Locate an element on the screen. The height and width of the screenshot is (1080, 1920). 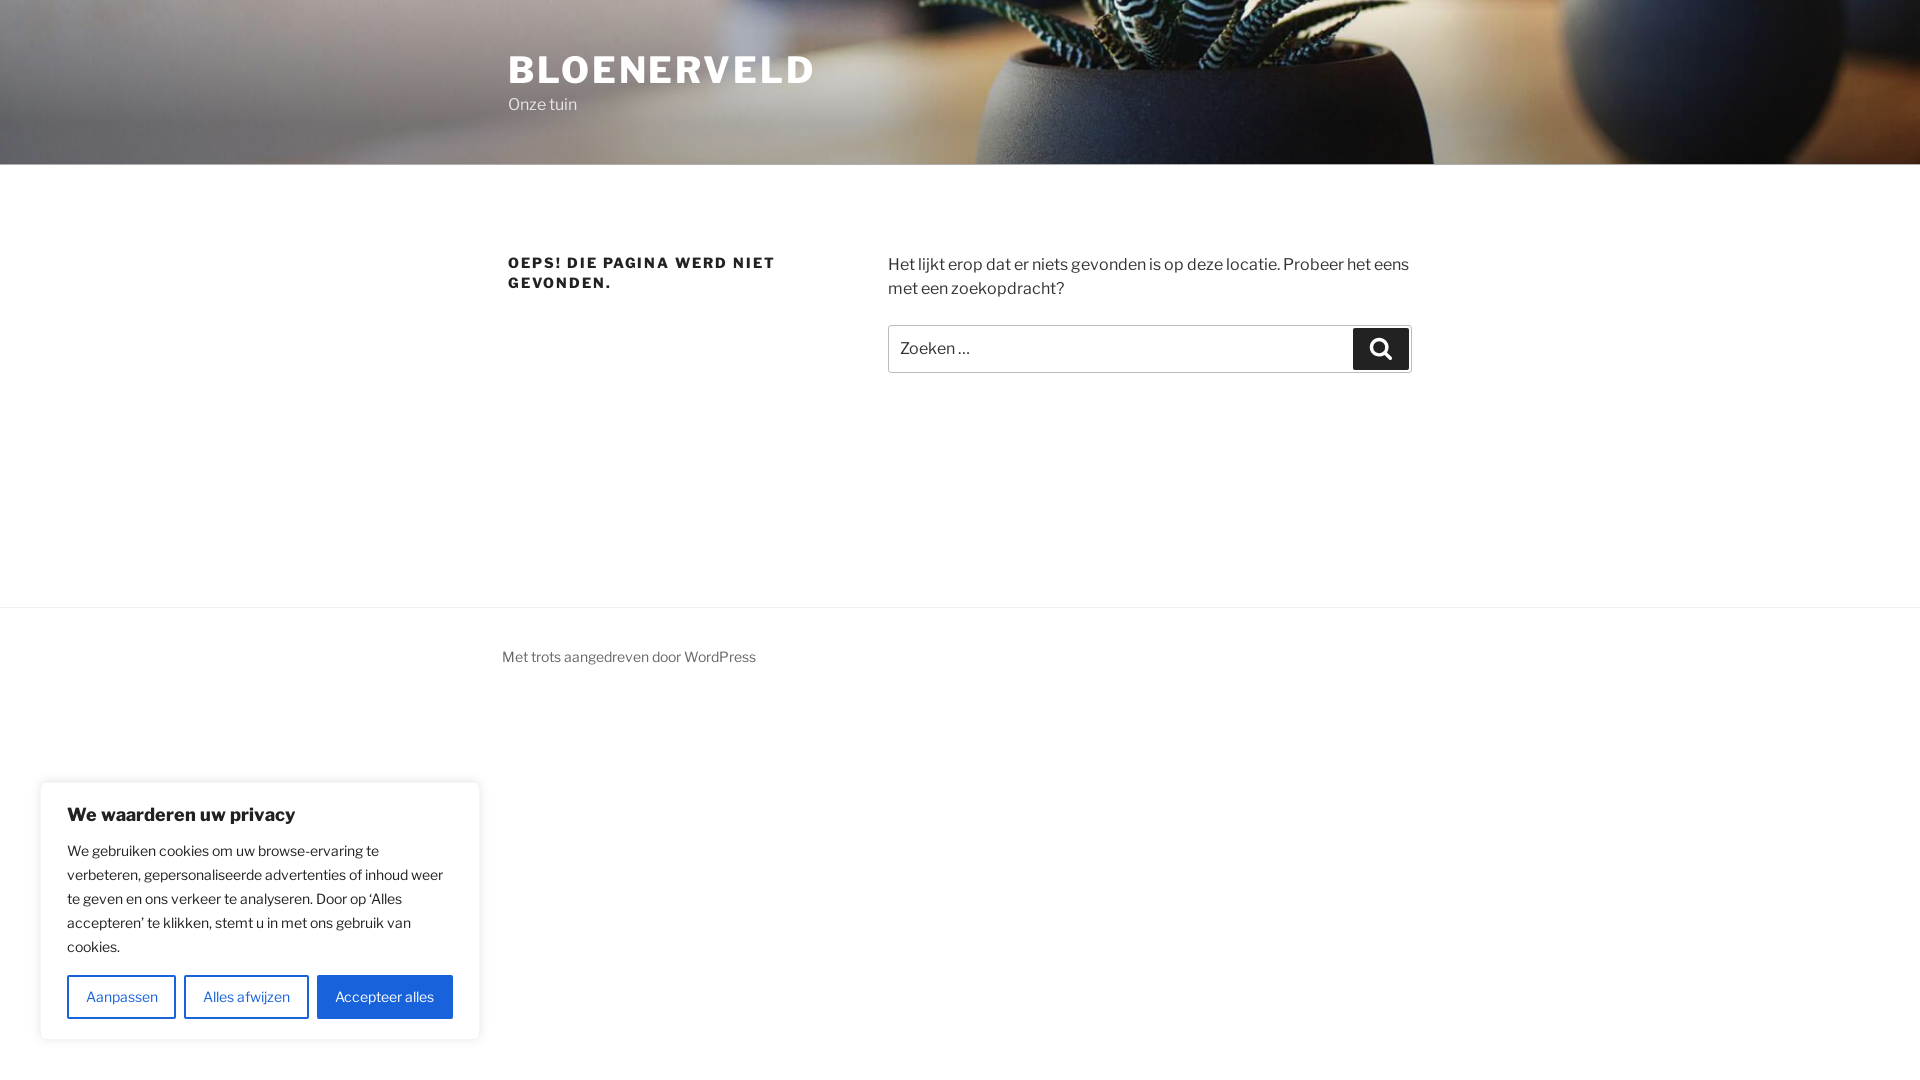
'Met trots aangedreven door WordPress' is located at coordinates (627, 656).